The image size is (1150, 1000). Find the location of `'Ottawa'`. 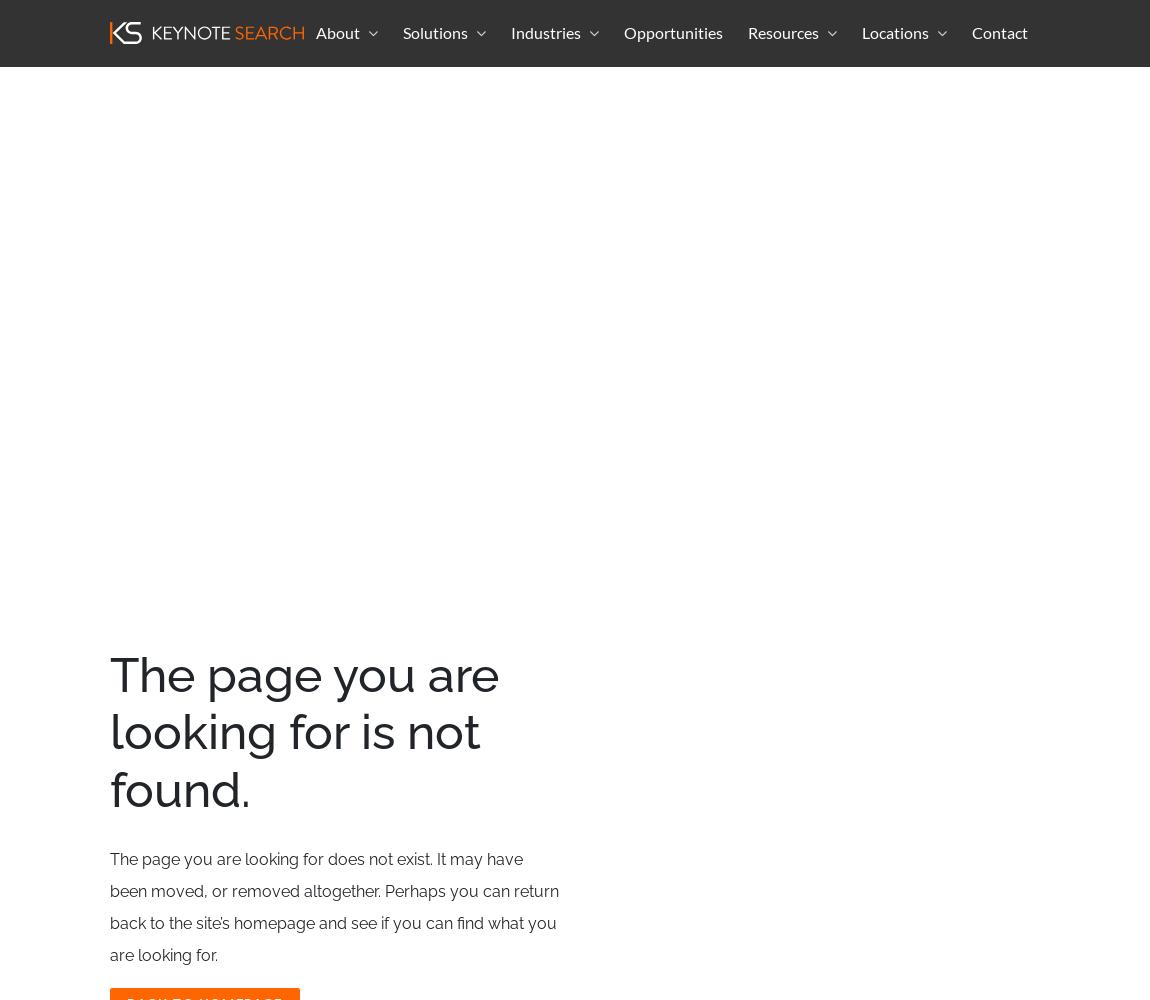

'Ottawa' is located at coordinates (892, 83).